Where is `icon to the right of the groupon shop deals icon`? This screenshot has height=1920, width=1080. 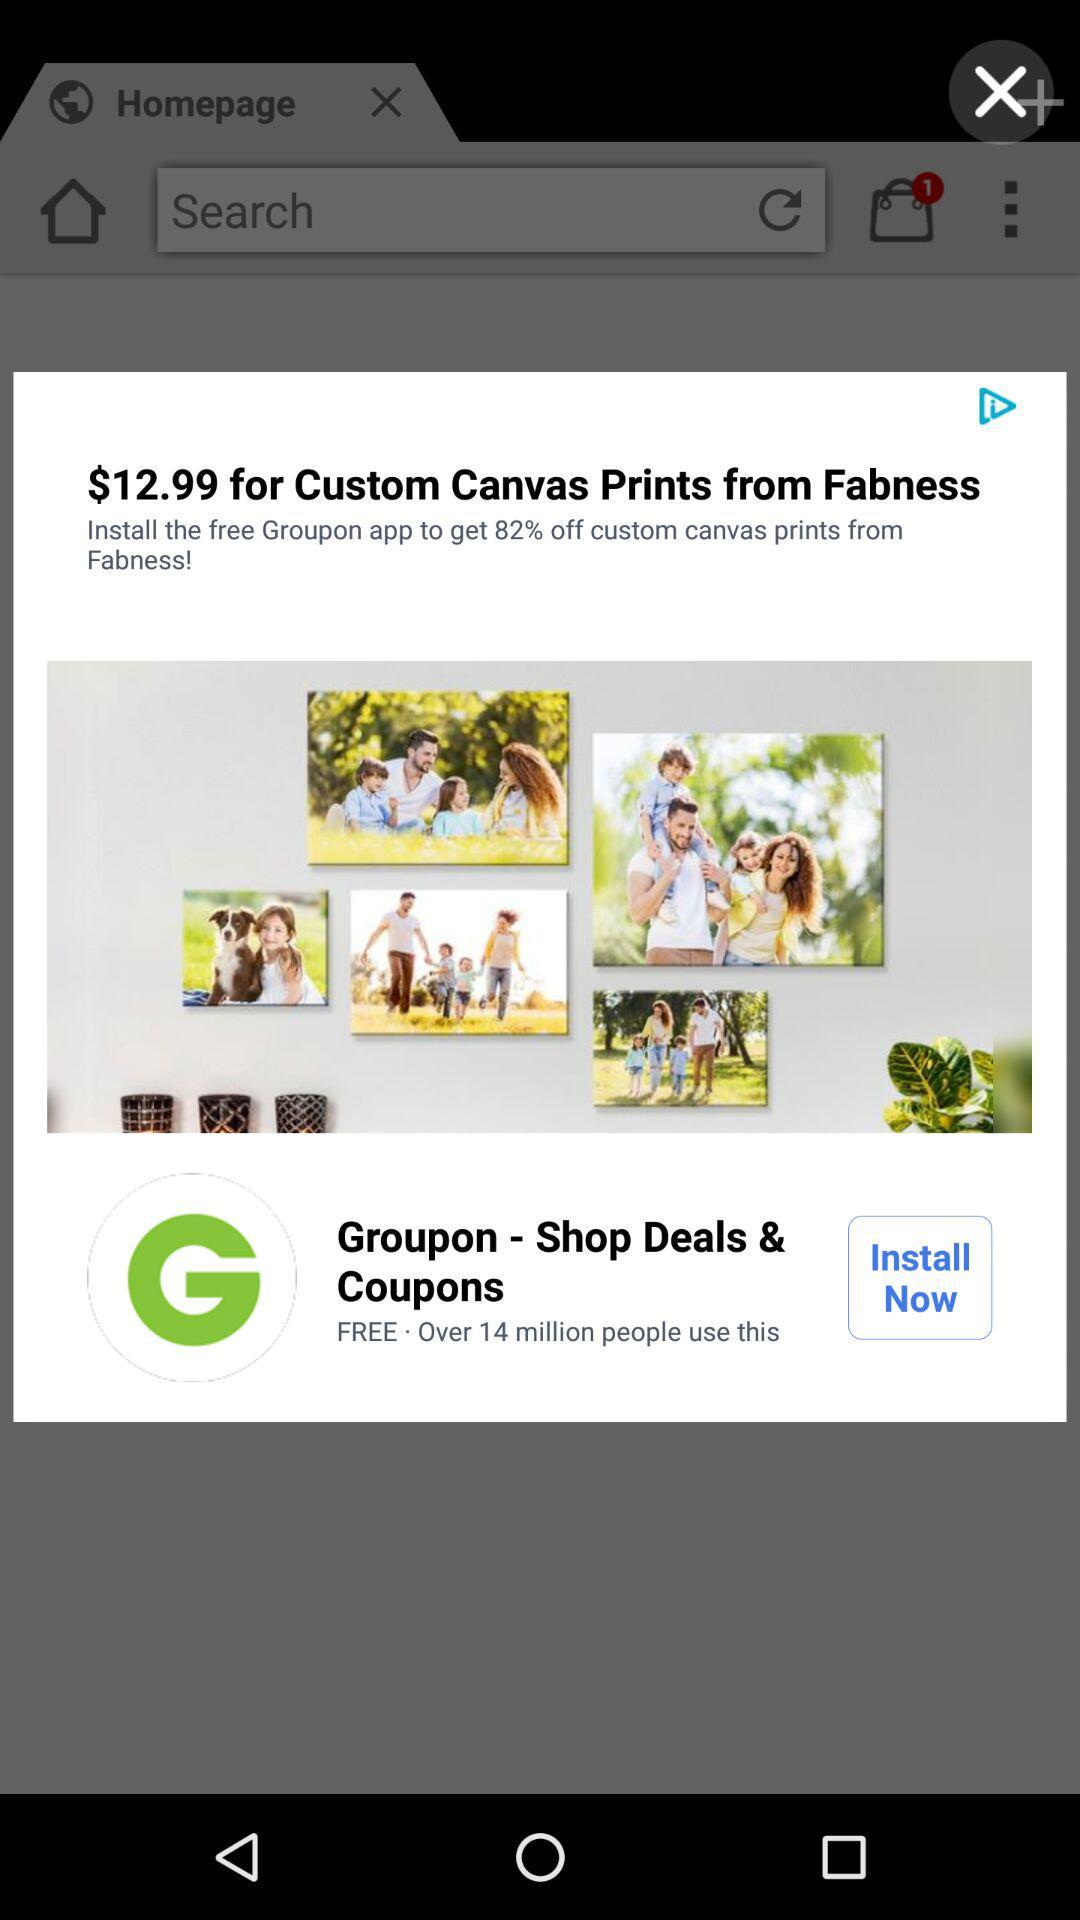
icon to the right of the groupon shop deals icon is located at coordinates (920, 1276).